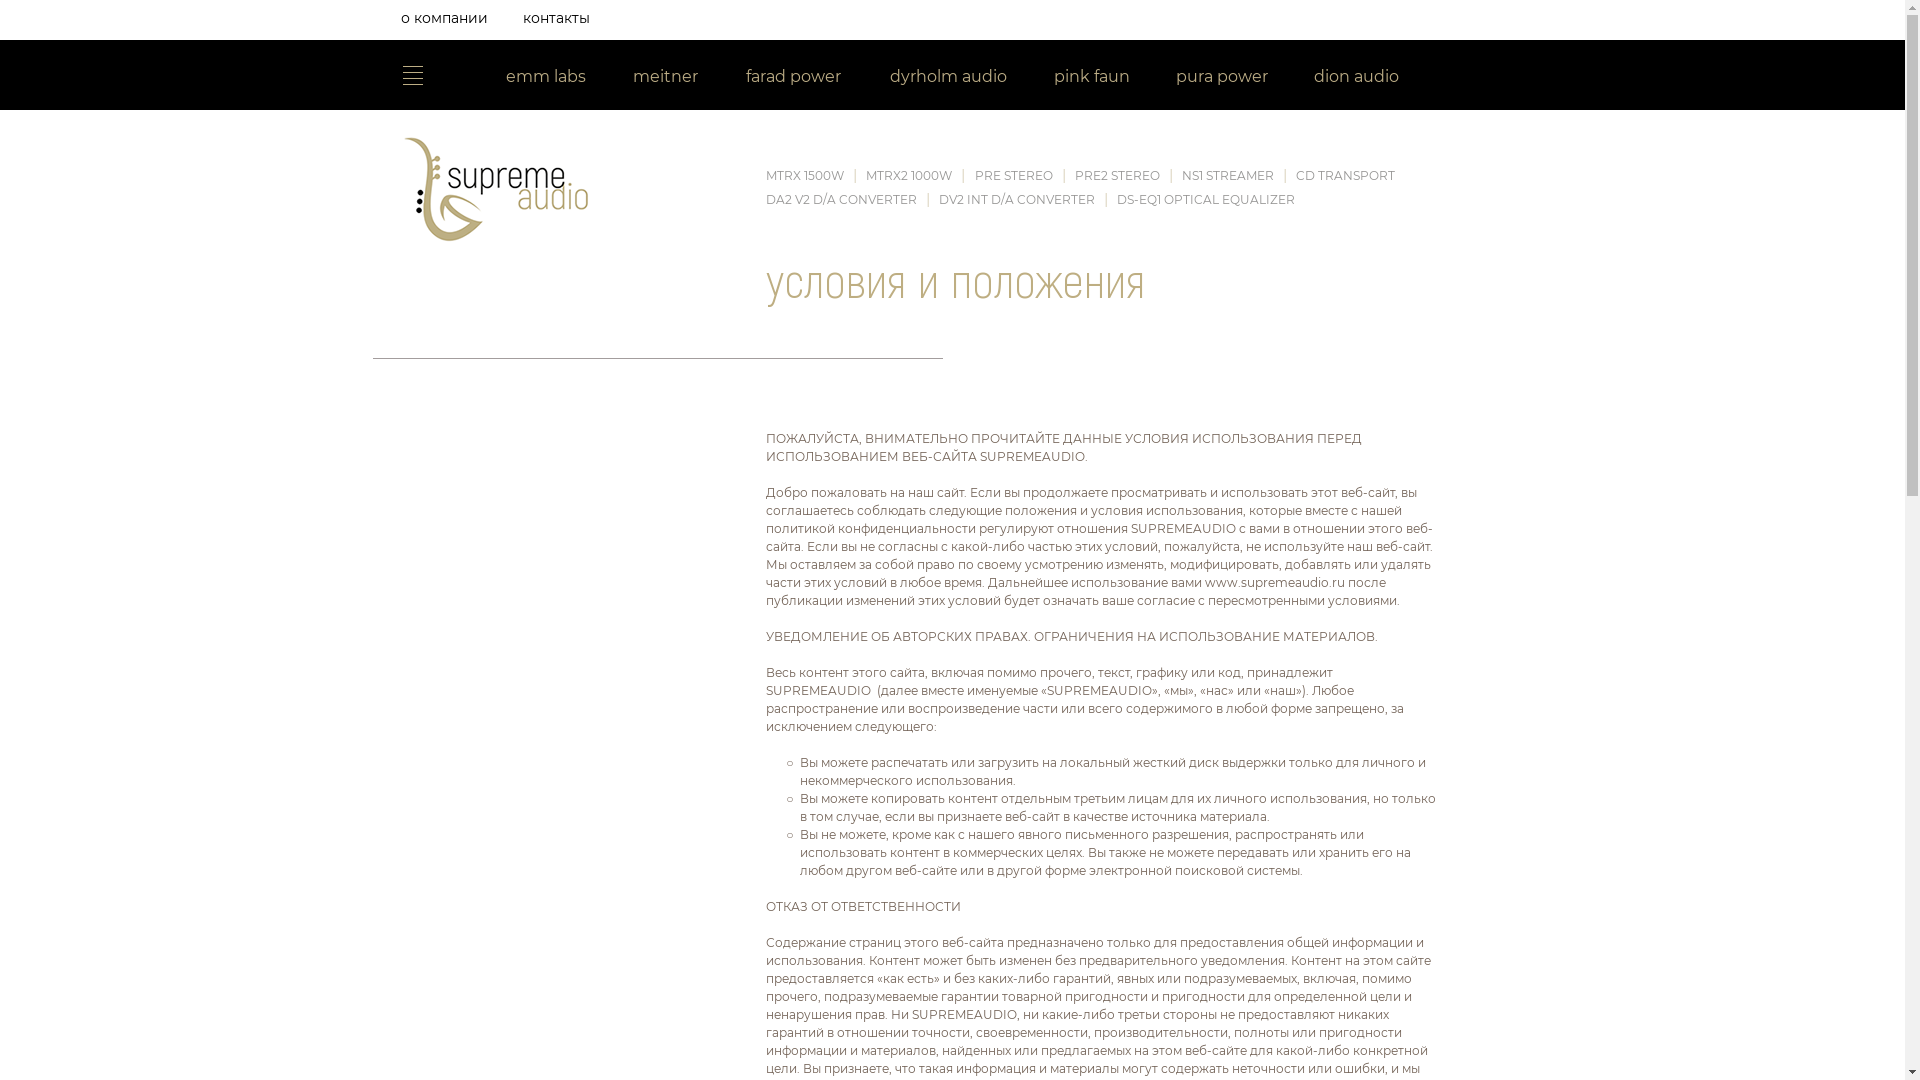 This screenshot has height=1080, width=1920. Describe the element at coordinates (666, 77) in the screenshot. I see `'meitner'` at that location.